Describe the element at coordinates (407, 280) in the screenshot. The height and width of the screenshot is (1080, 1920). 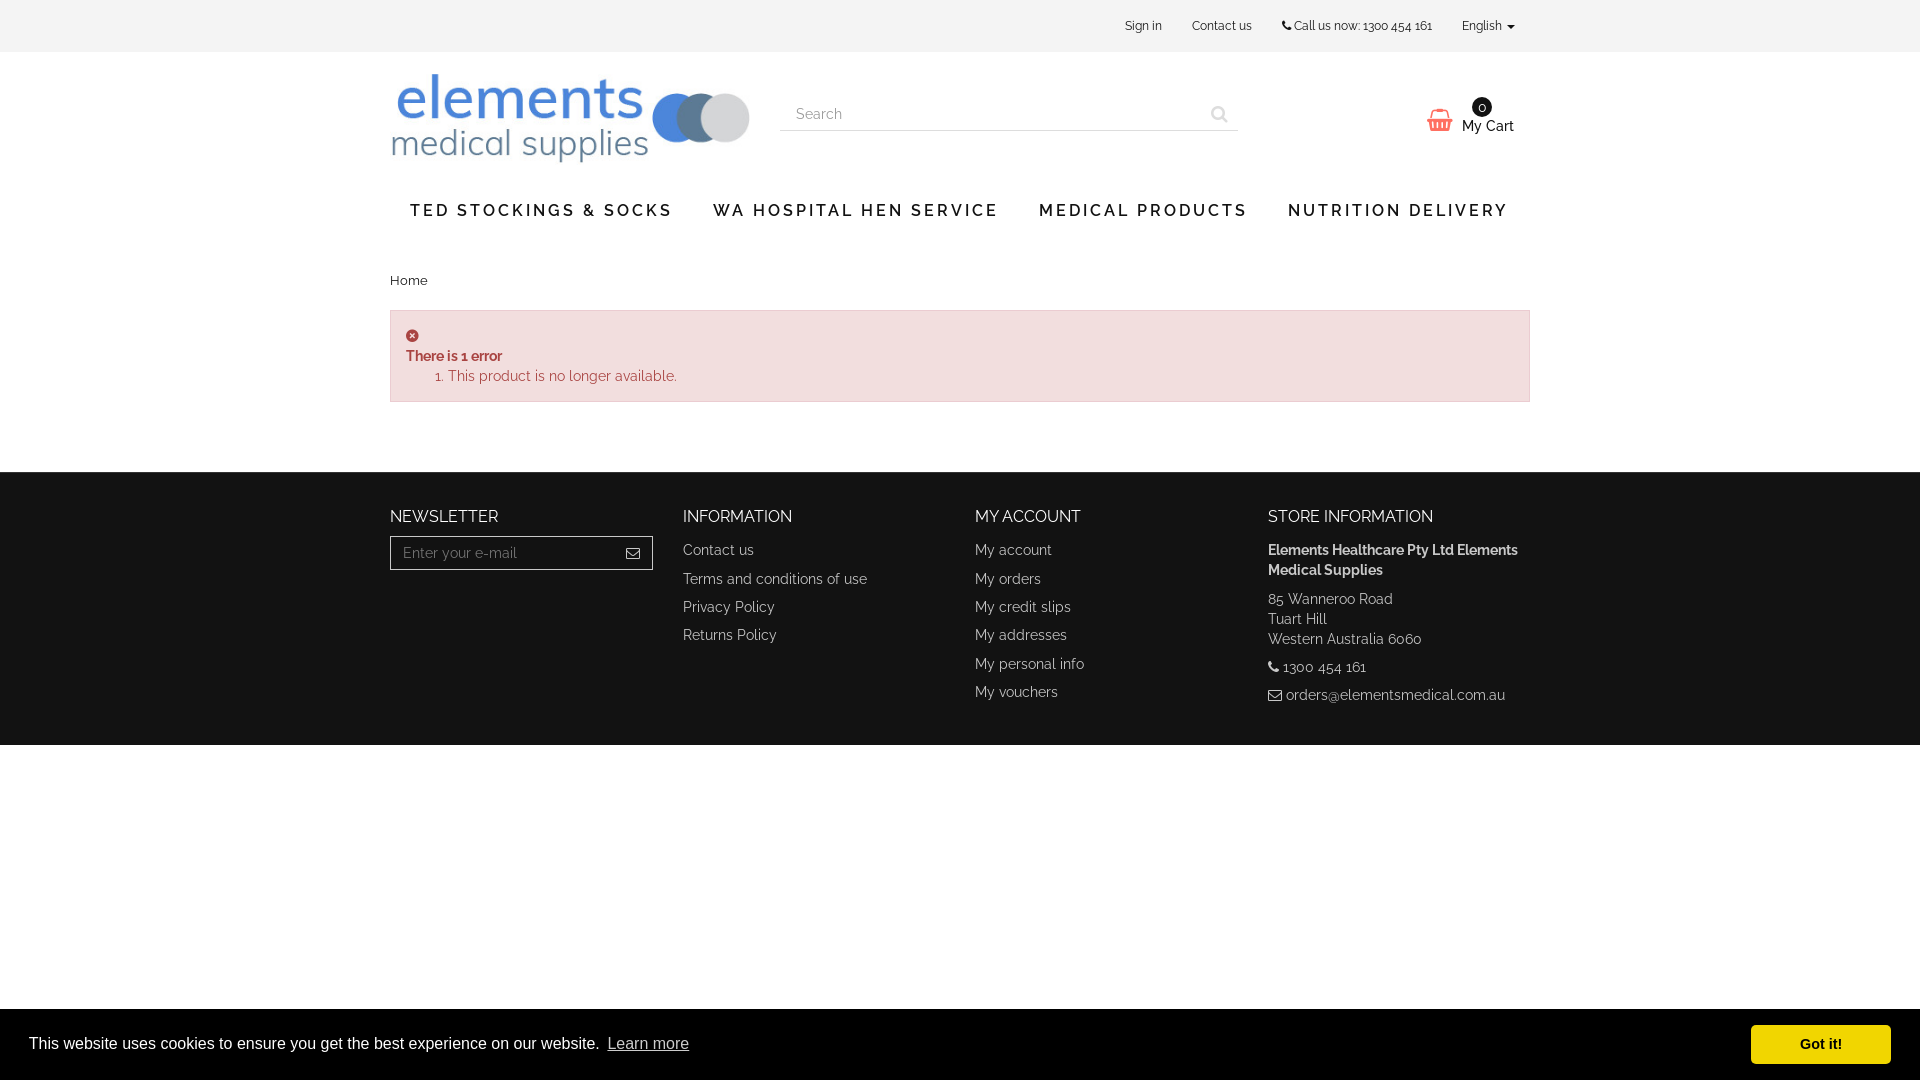
I see `'Home'` at that location.